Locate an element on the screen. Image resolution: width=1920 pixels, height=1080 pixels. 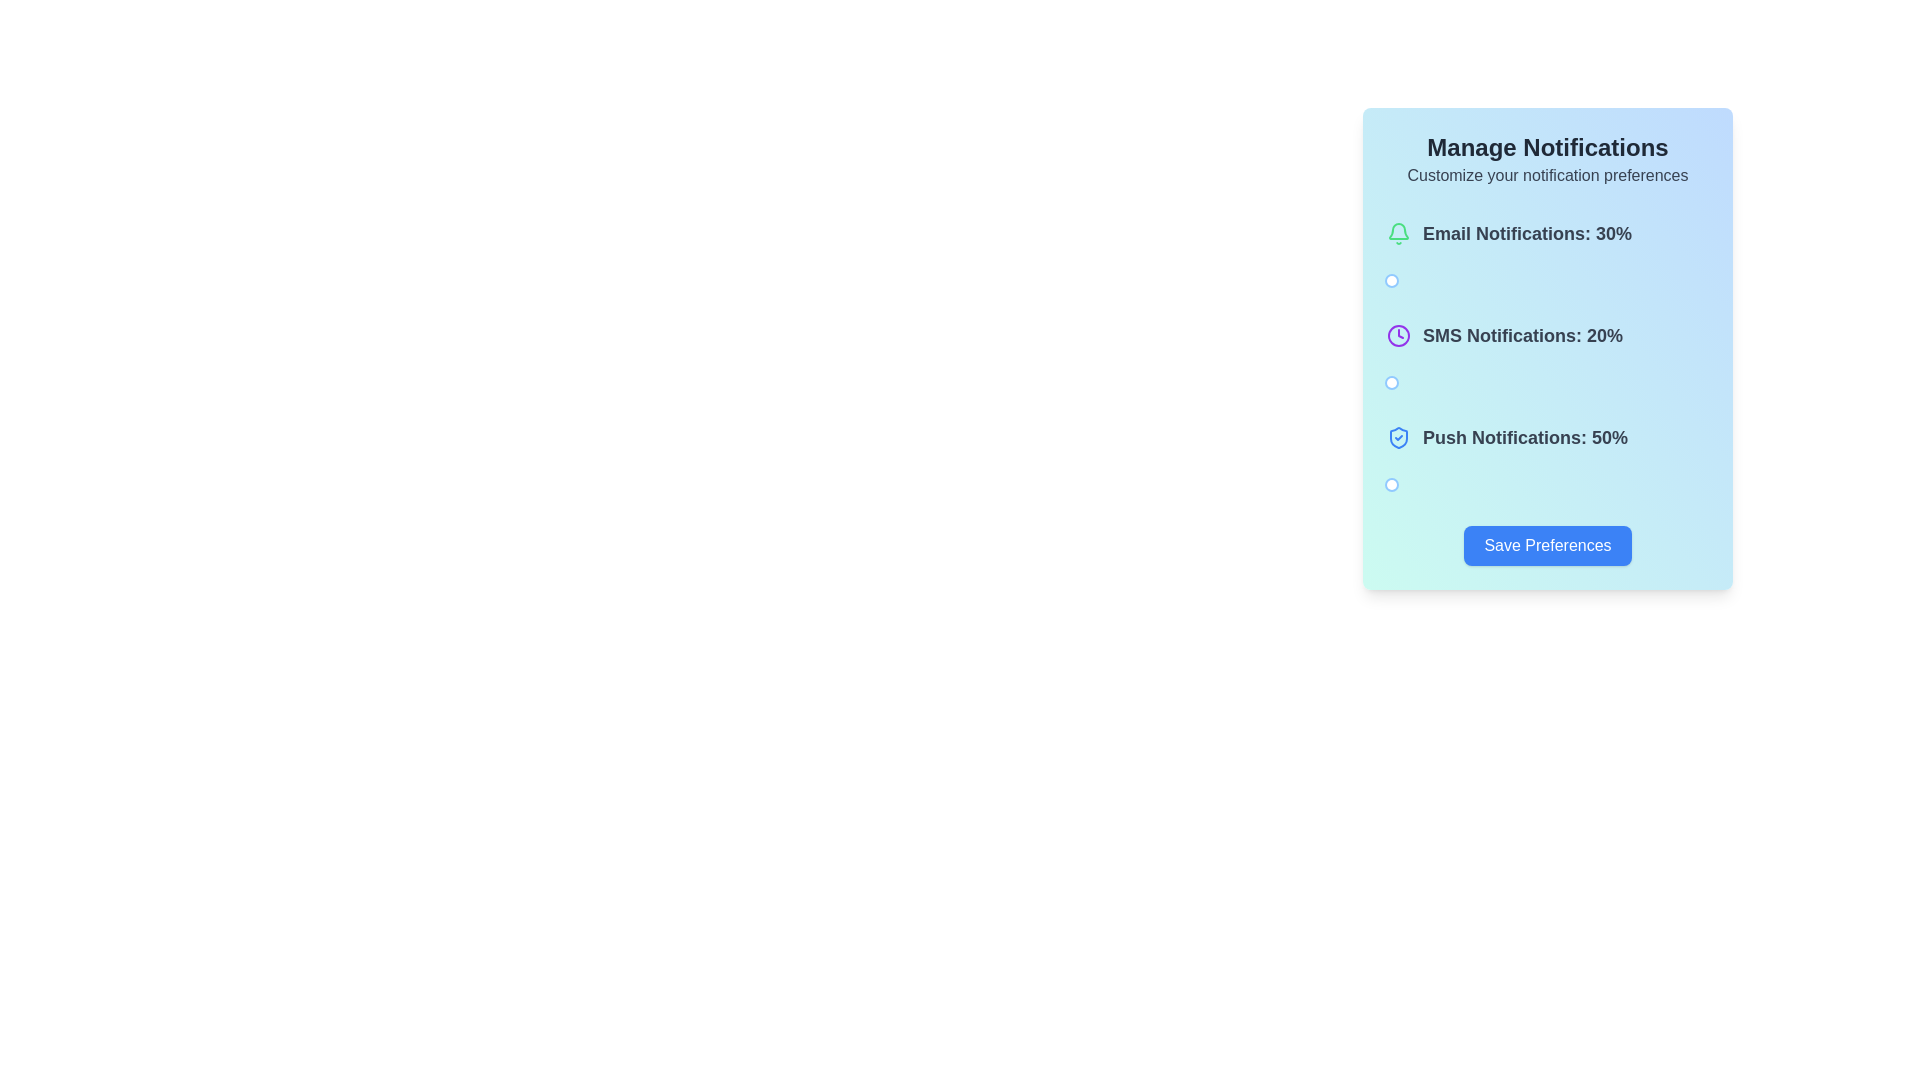
the 'Save Preferences' button with a blue background and rounded corners is located at coordinates (1547, 546).